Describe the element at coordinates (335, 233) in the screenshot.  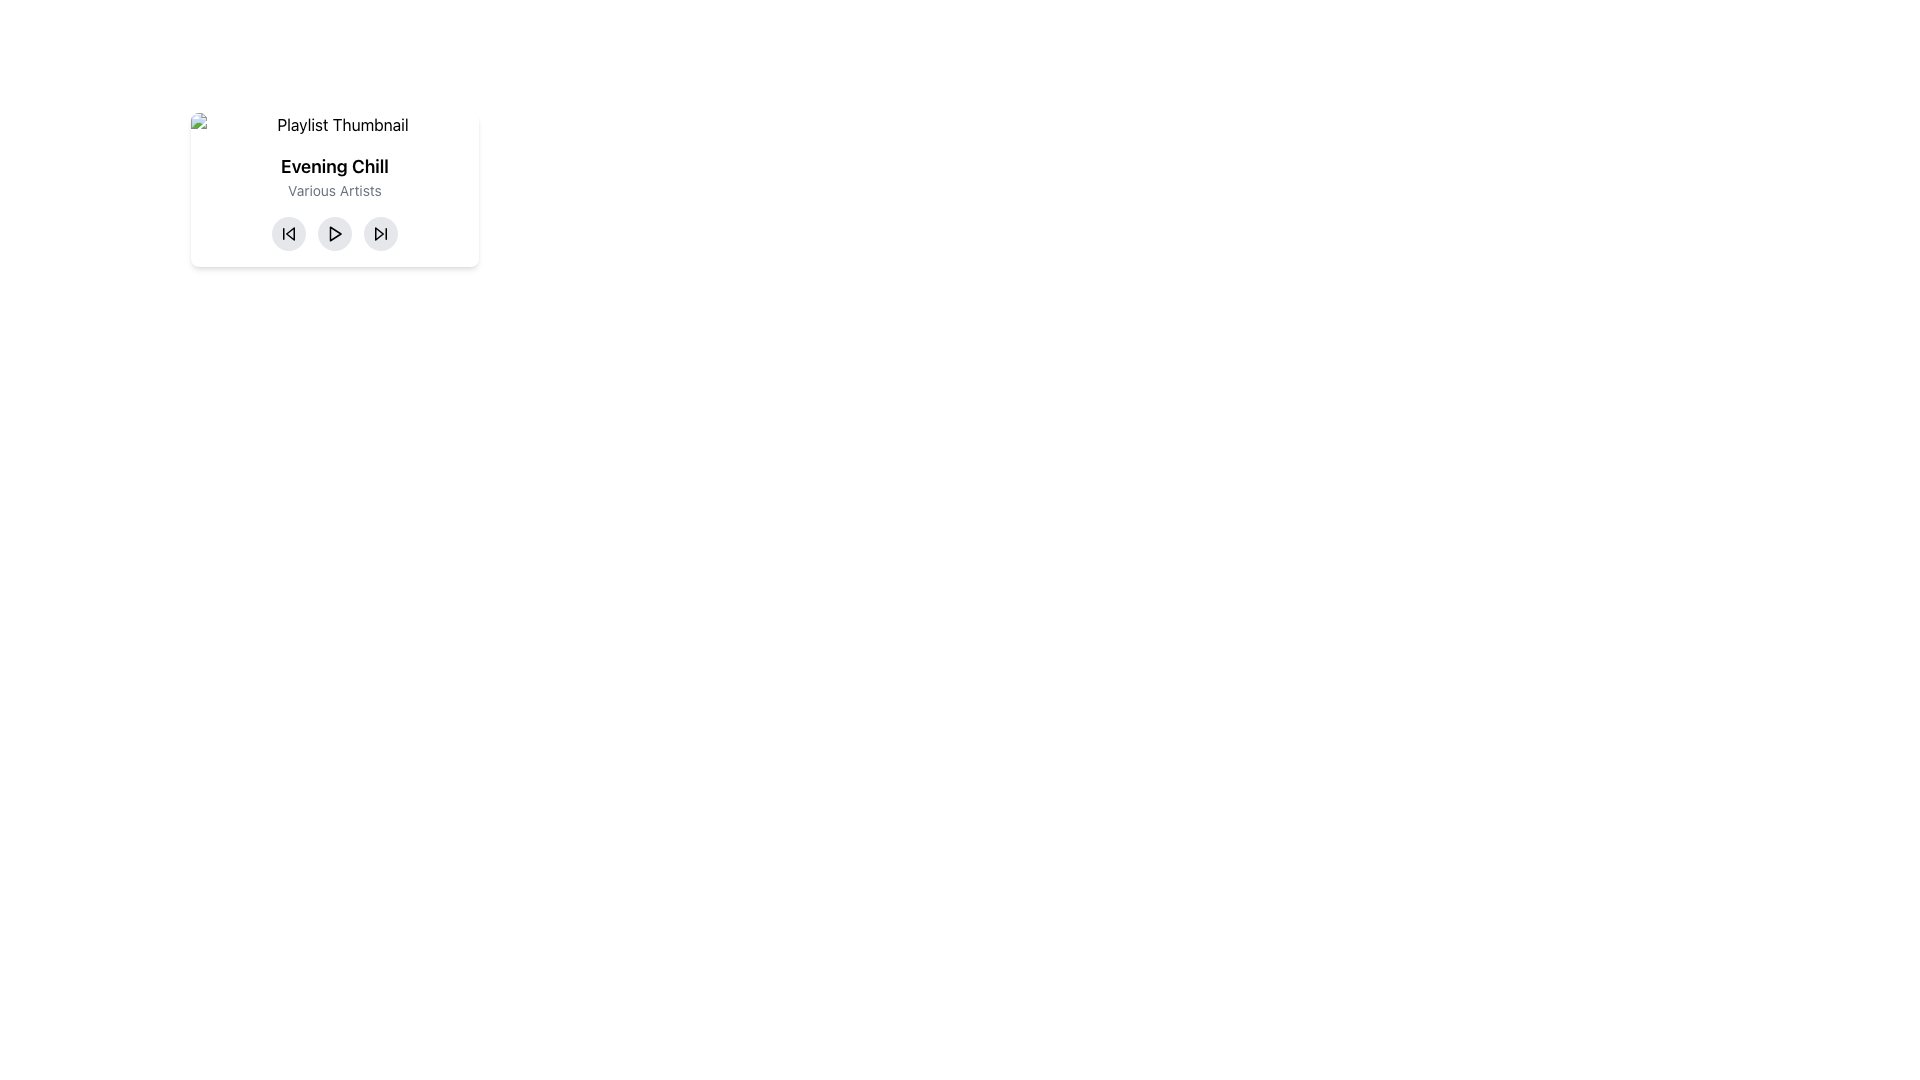
I see `the play icon, which is a triangular element located in the center of the SVG play button` at that location.